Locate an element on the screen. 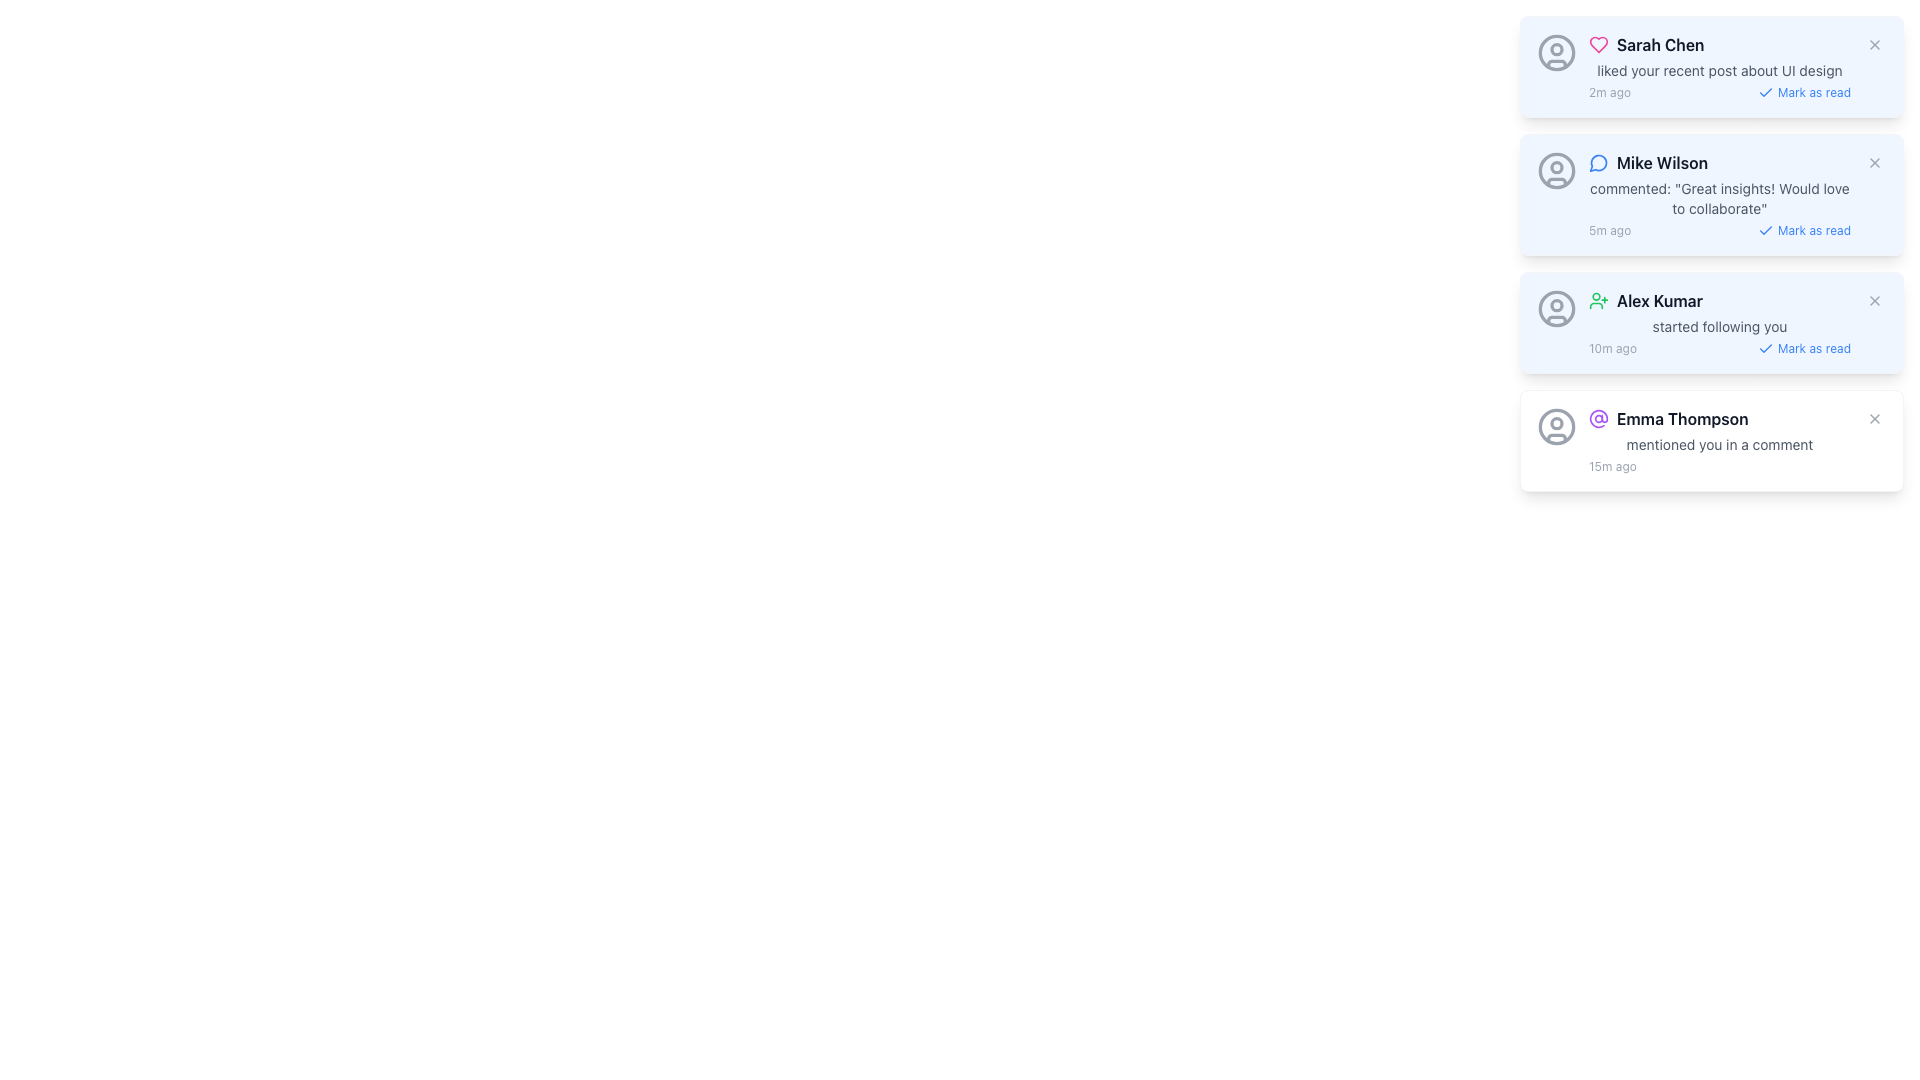 The height and width of the screenshot is (1080, 1920). the outermost circular shape of the user icon located to the left of the notification regarding Mike Wilson is located at coordinates (1555, 169).